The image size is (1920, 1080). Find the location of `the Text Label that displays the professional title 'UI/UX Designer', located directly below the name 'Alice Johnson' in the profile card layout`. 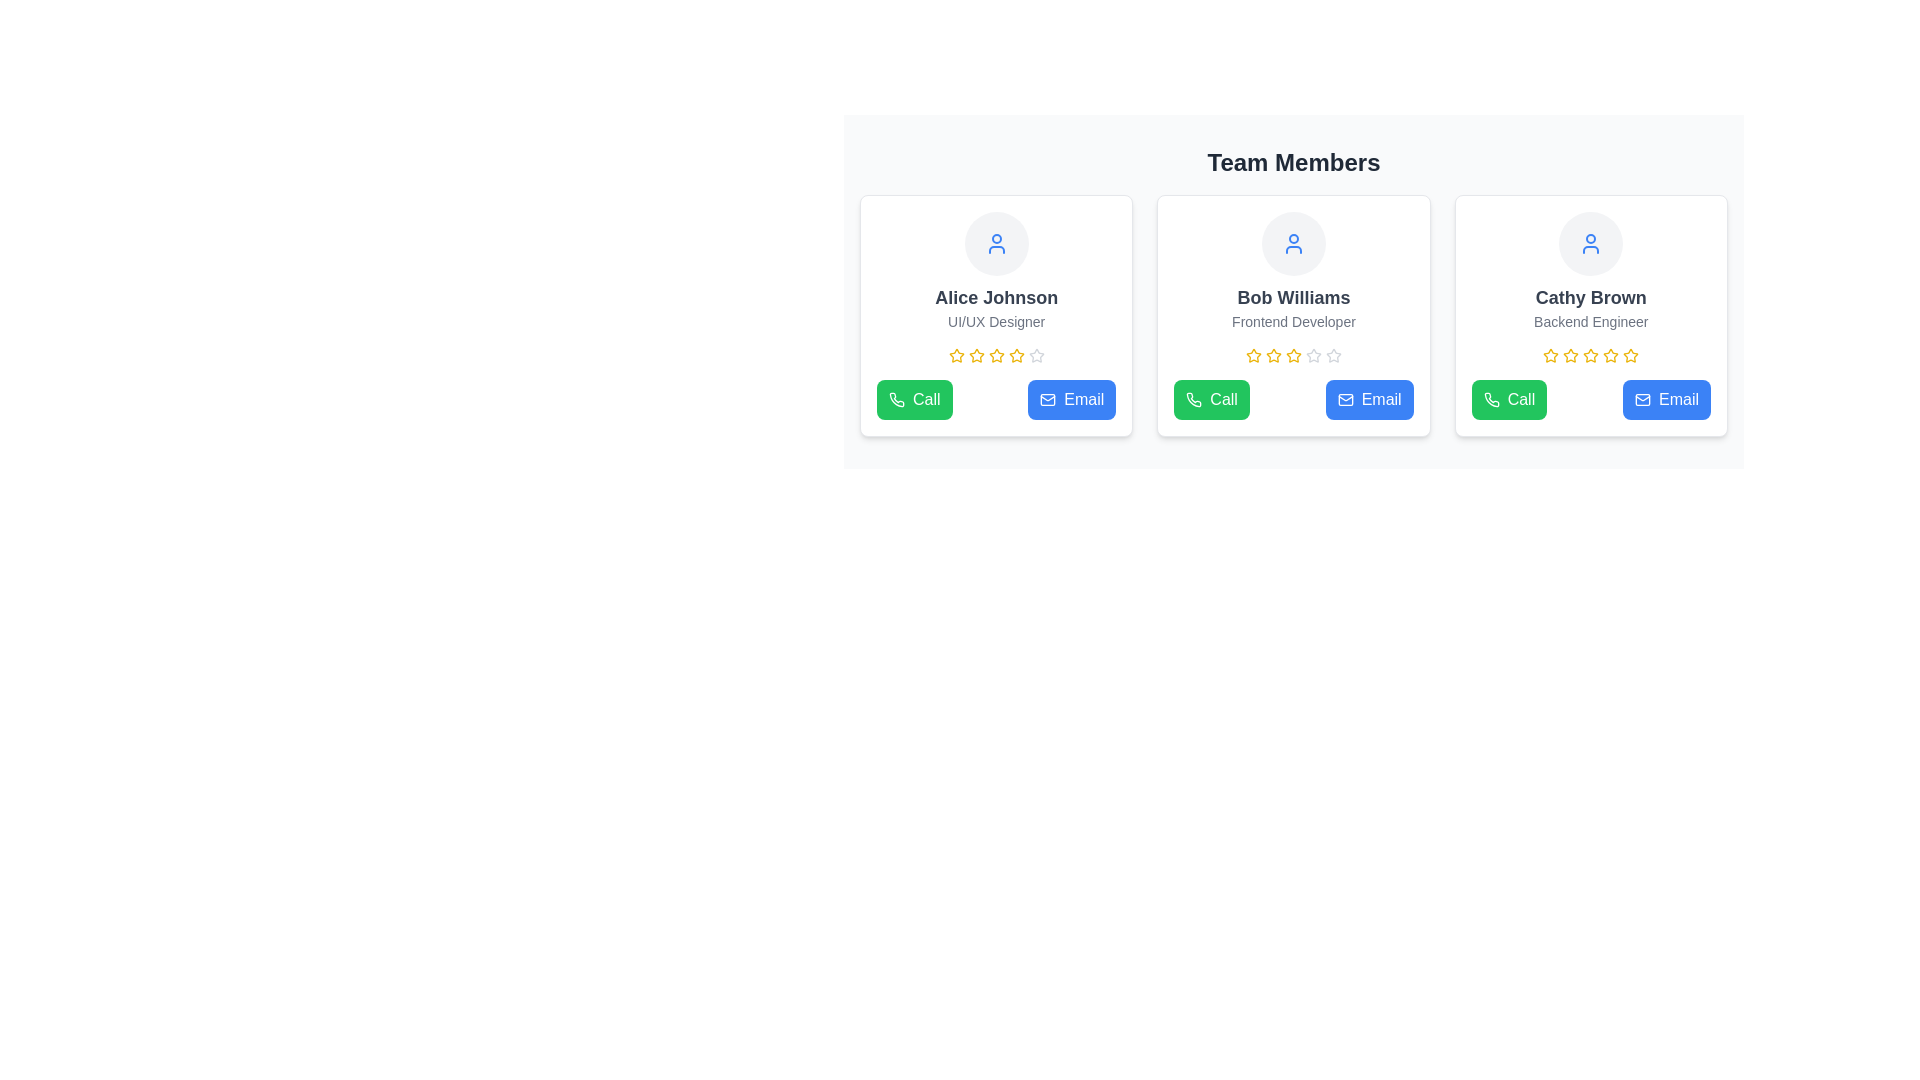

the Text Label that displays the professional title 'UI/UX Designer', located directly below the name 'Alice Johnson' in the profile card layout is located at coordinates (996, 320).